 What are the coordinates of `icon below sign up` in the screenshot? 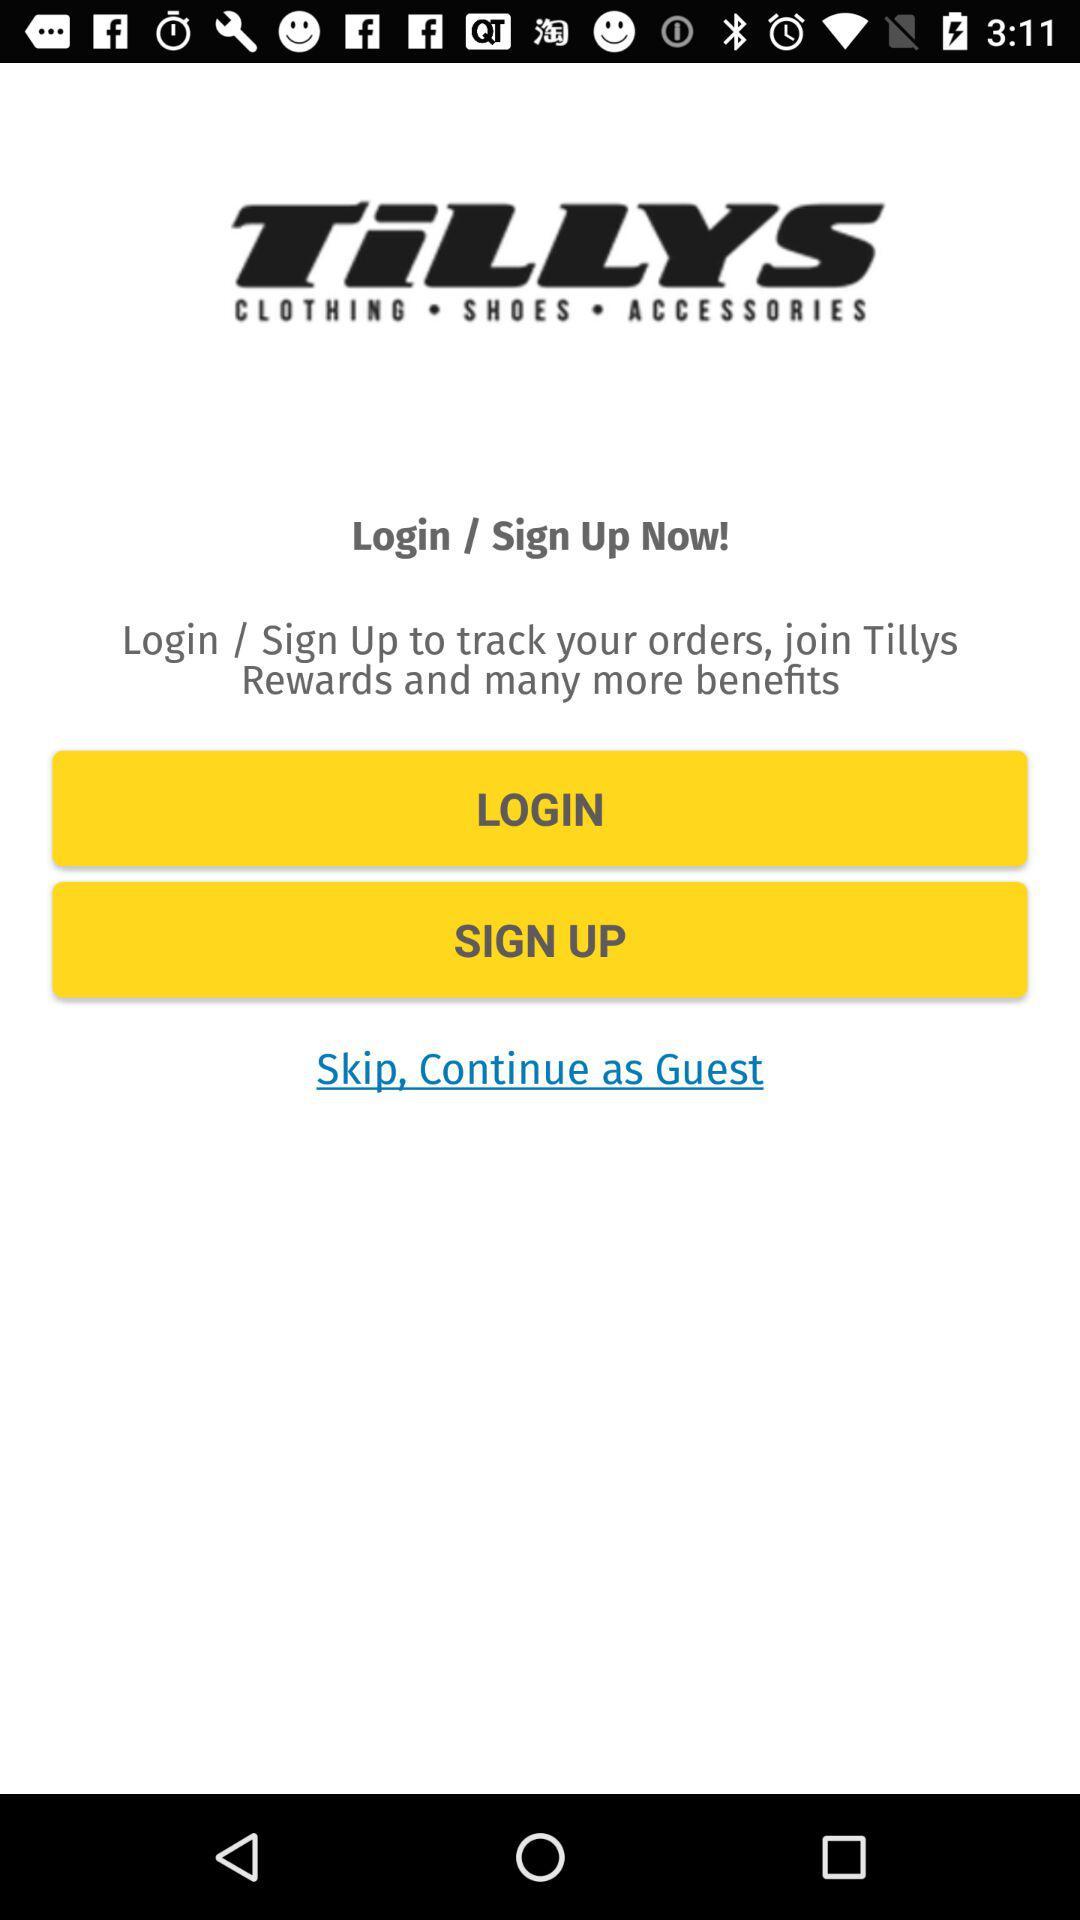 It's located at (540, 1066).